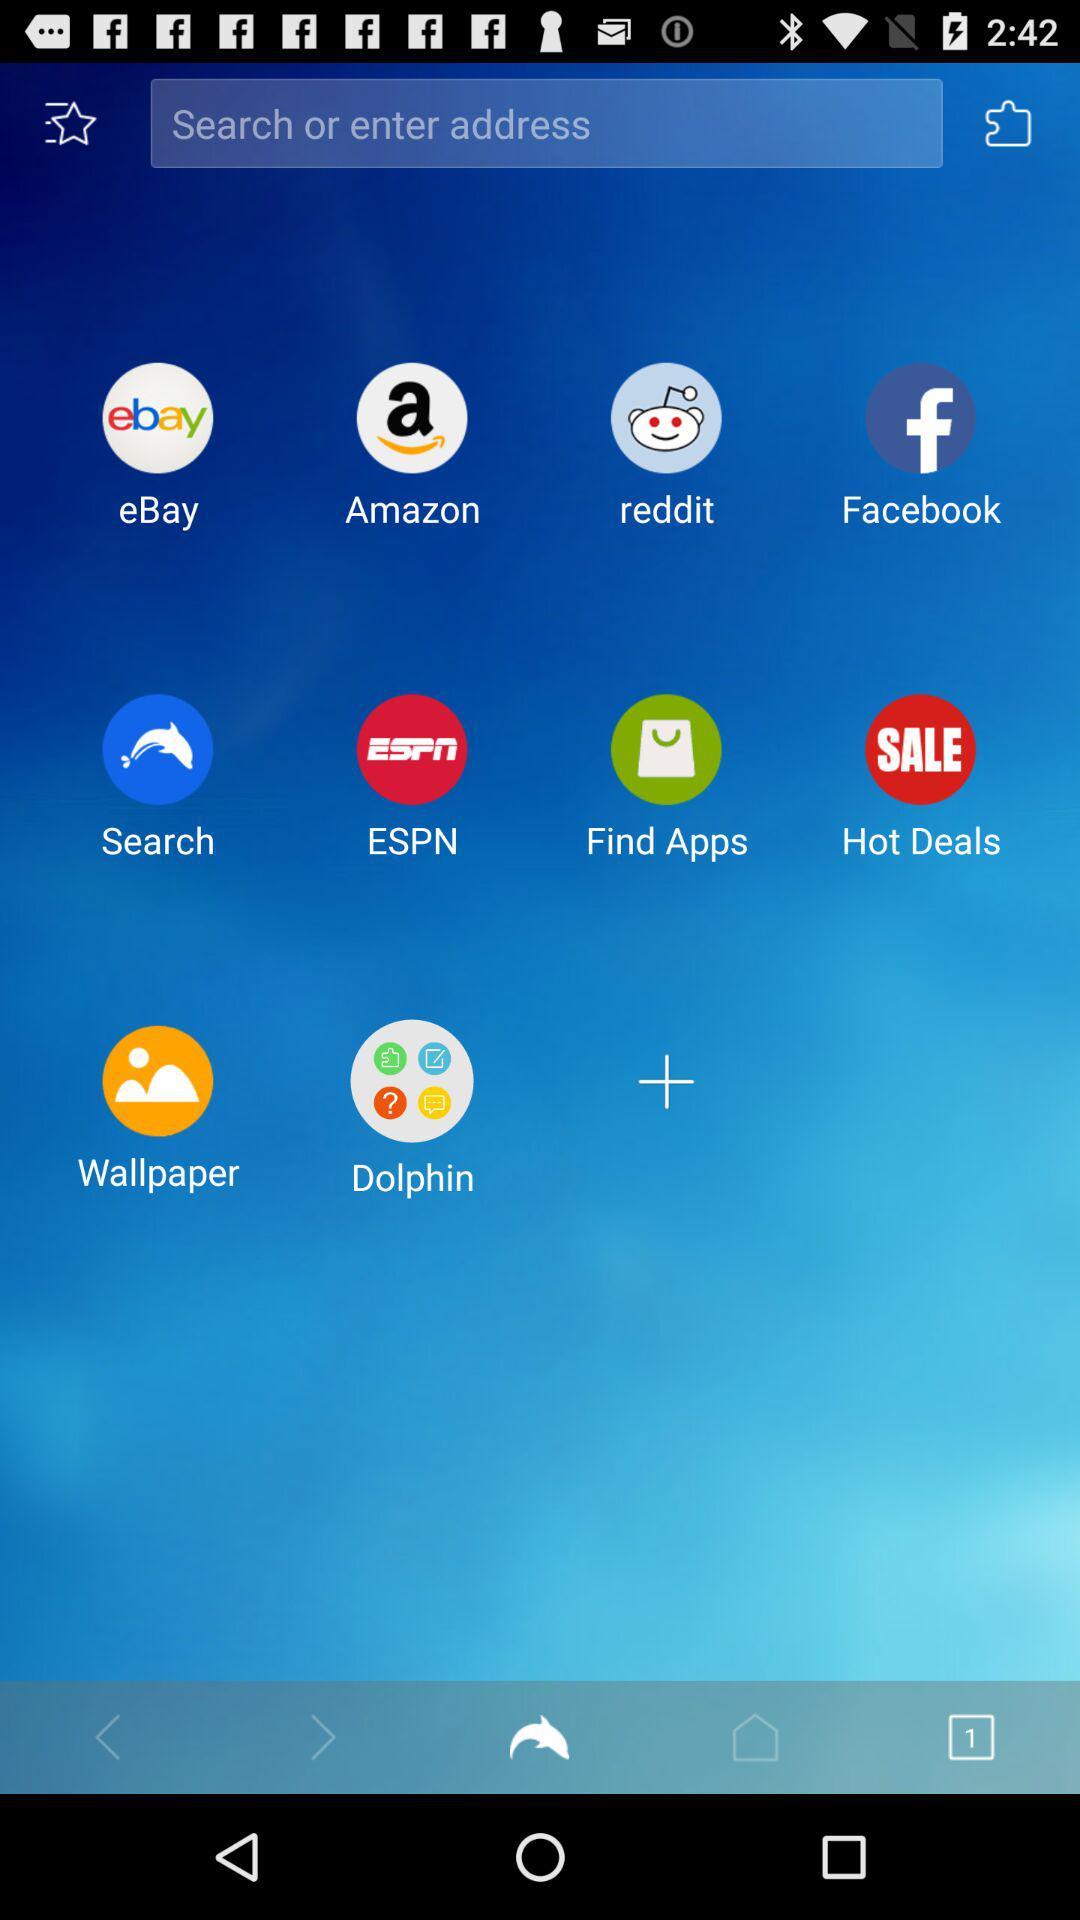 The width and height of the screenshot is (1080, 1920). Describe the element at coordinates (157, 460) in the screenshot. I see `the icon to the left of the amazon` at that location.